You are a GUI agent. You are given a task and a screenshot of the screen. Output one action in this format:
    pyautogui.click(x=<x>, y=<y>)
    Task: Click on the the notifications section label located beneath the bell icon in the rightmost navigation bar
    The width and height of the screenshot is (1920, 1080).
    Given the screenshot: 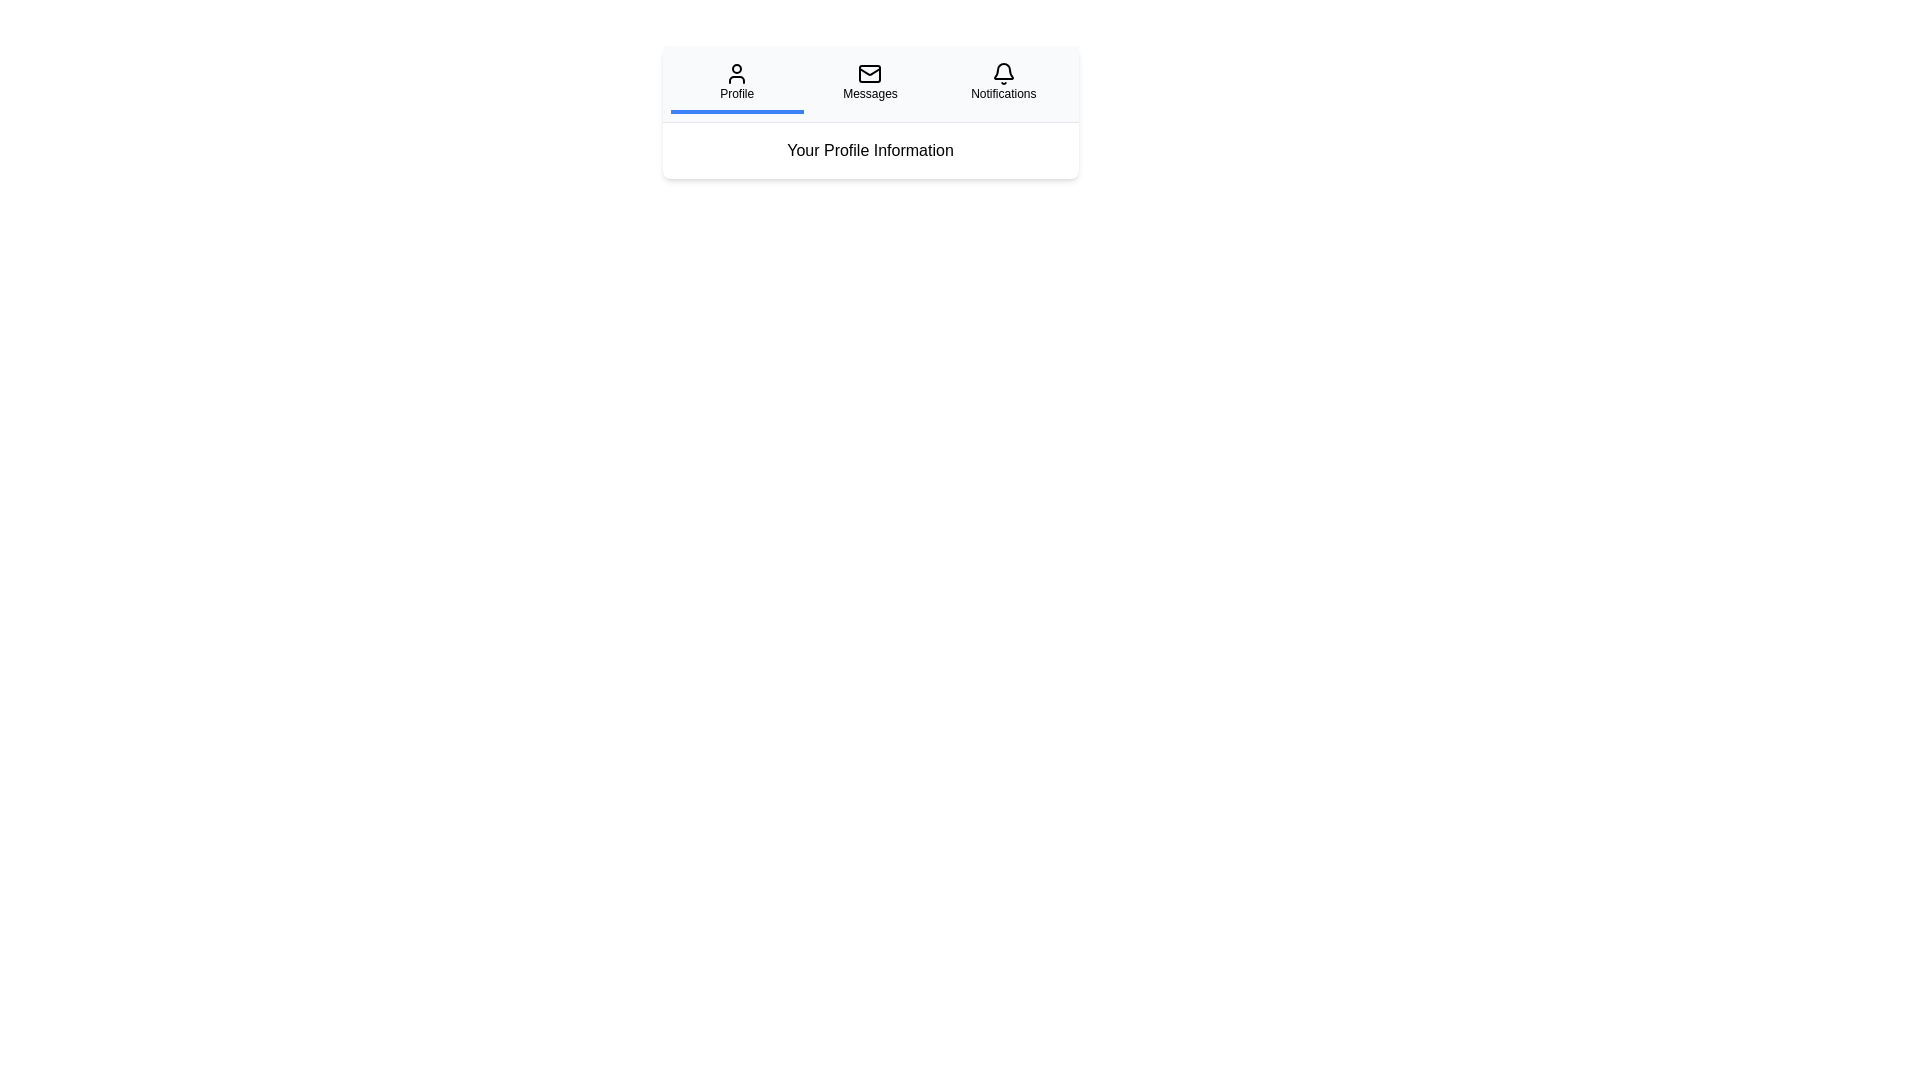 What is the action you would take?
    pyautogui.click(x=1003, y=93)
    